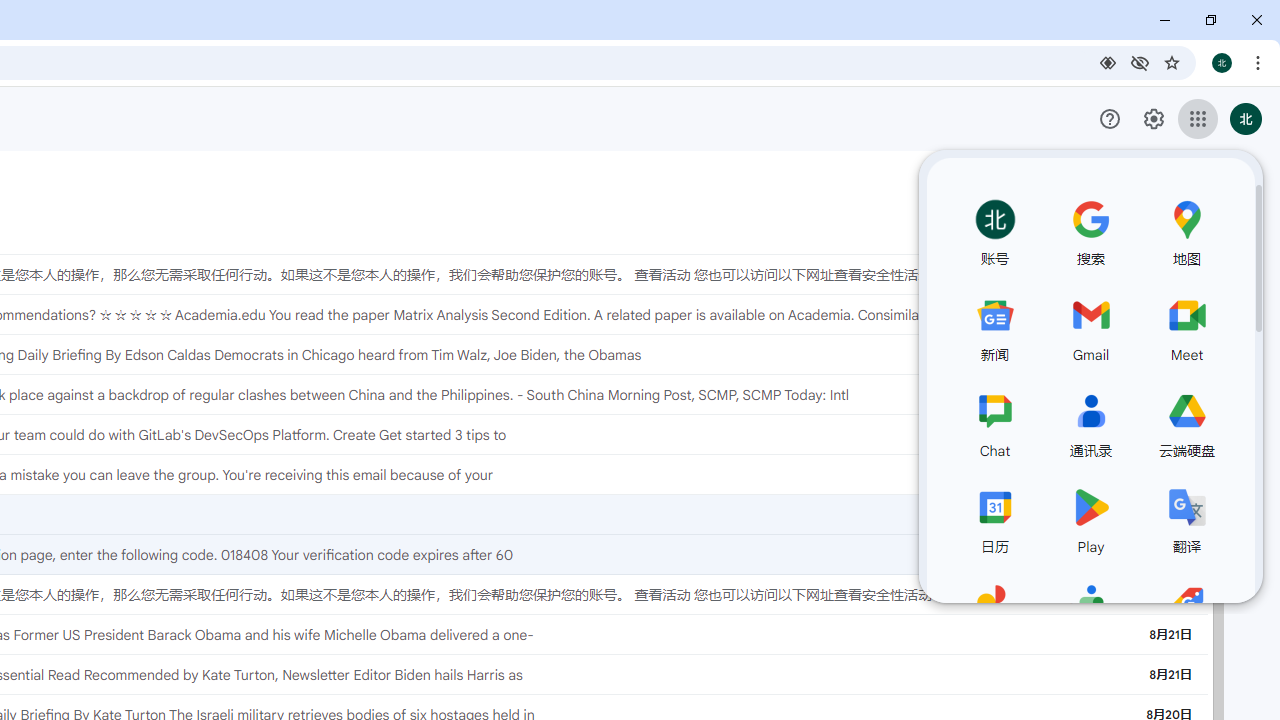 The height and width of the screenshot is (720, 1280). I want to click on 'Third-party cookies blocked', so click(1139, 61).